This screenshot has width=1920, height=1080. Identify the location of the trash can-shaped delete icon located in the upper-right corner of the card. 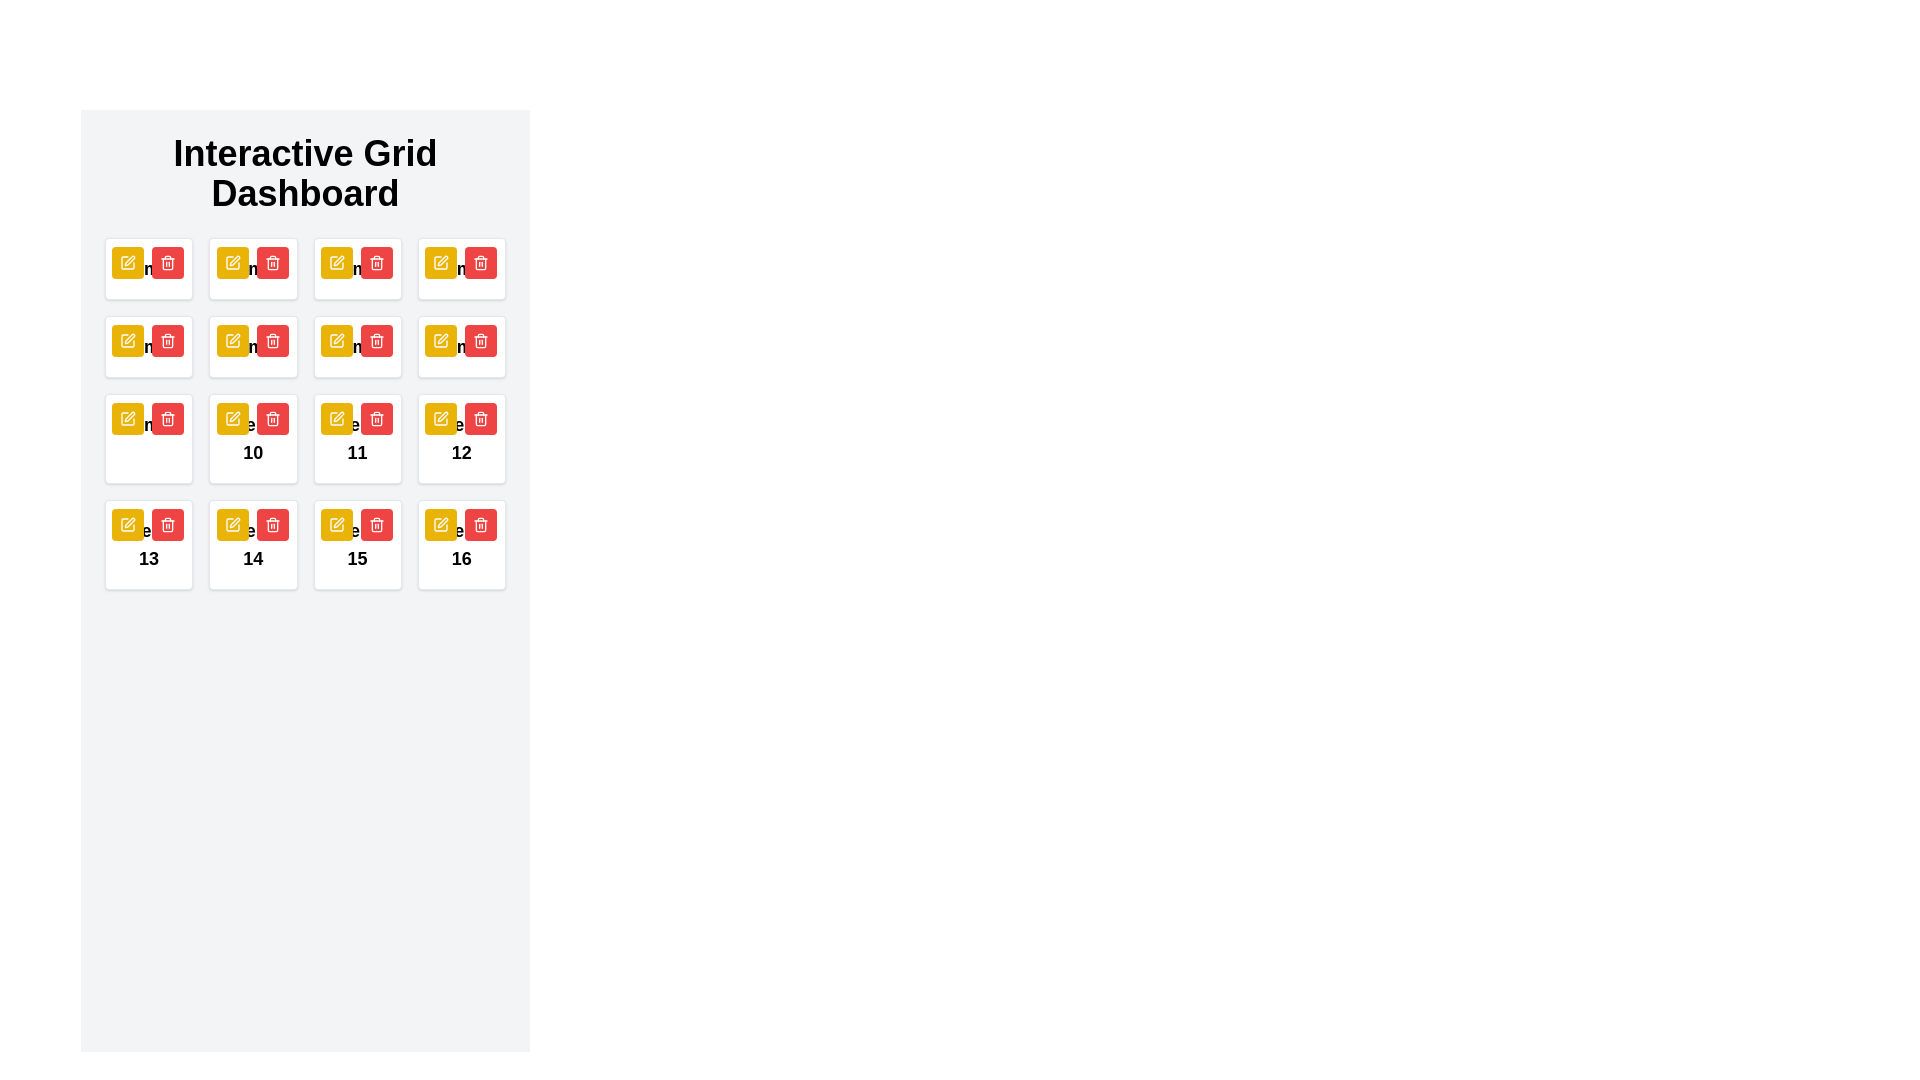
(271, 525).